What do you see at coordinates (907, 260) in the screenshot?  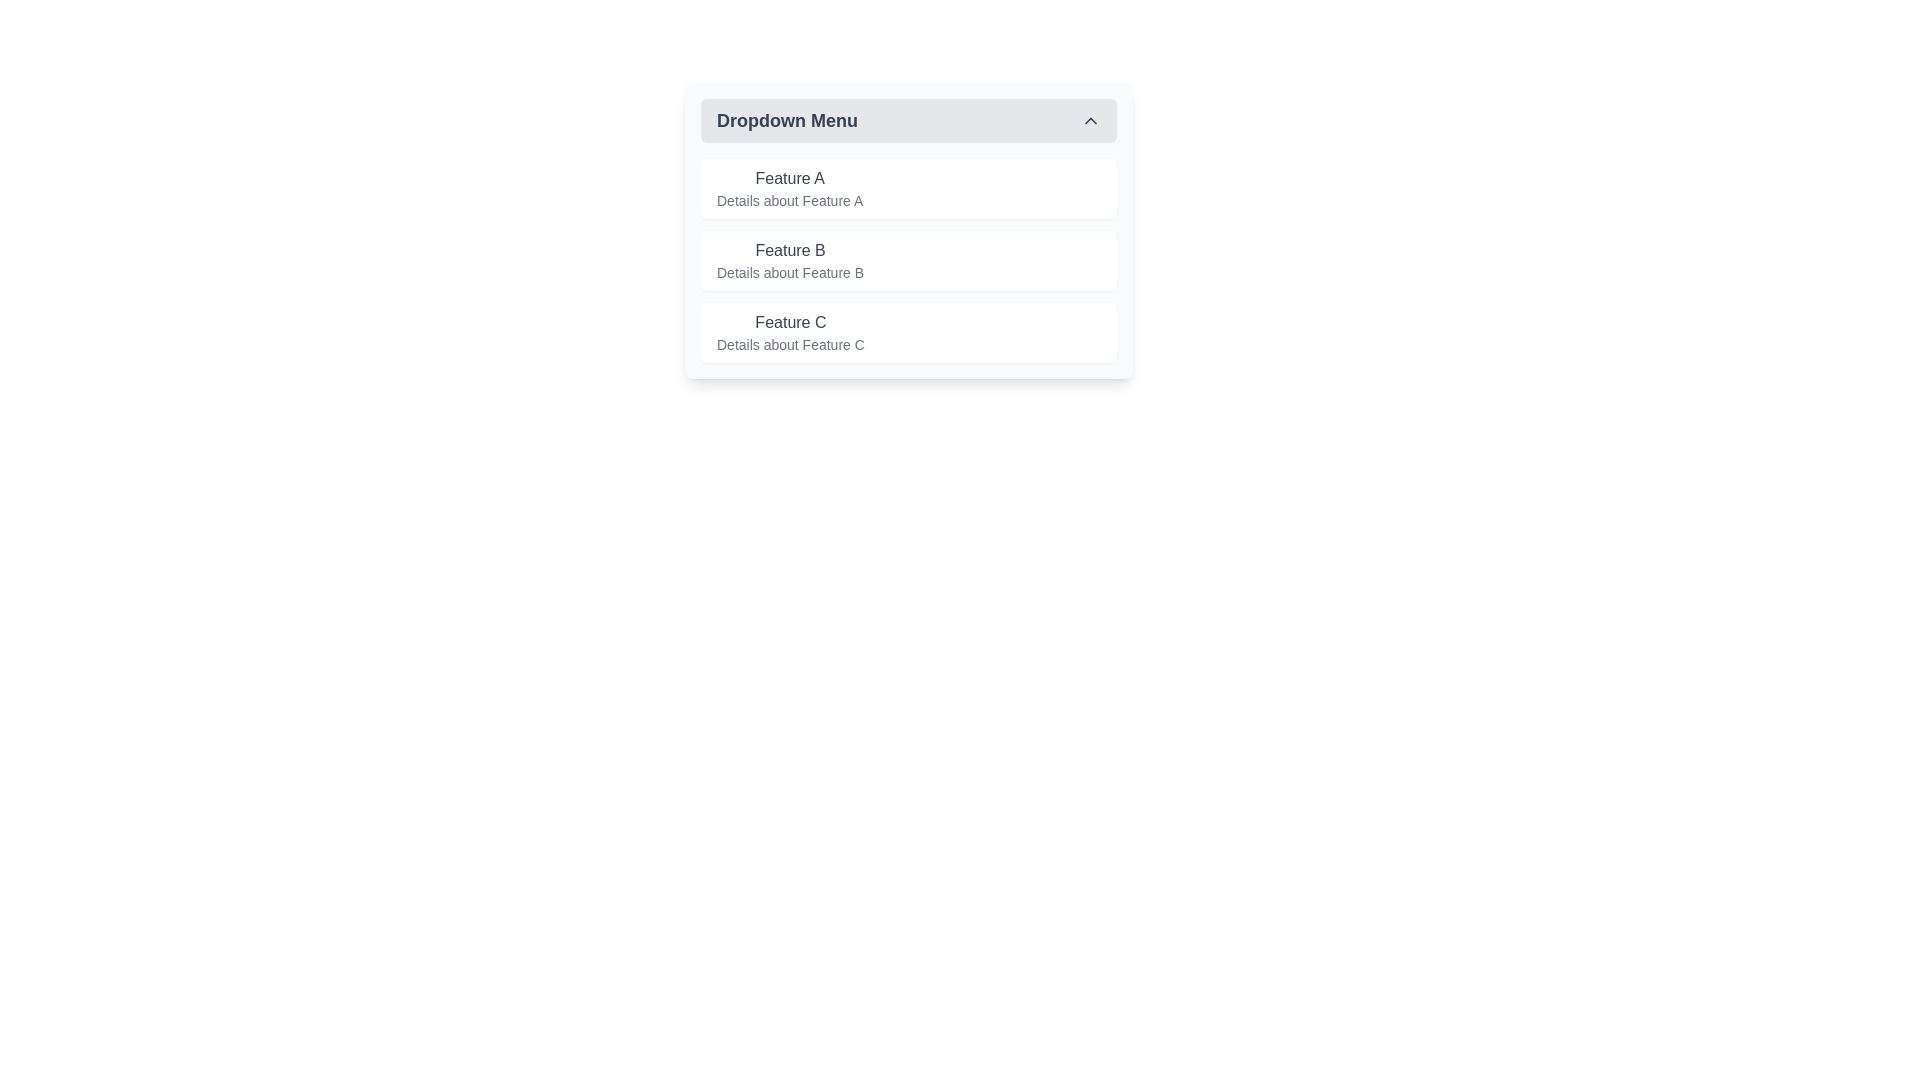 I see `the informational block located below the 'Dropdown Menu' title, which displays features and their details` at bounding box center [907, 260].